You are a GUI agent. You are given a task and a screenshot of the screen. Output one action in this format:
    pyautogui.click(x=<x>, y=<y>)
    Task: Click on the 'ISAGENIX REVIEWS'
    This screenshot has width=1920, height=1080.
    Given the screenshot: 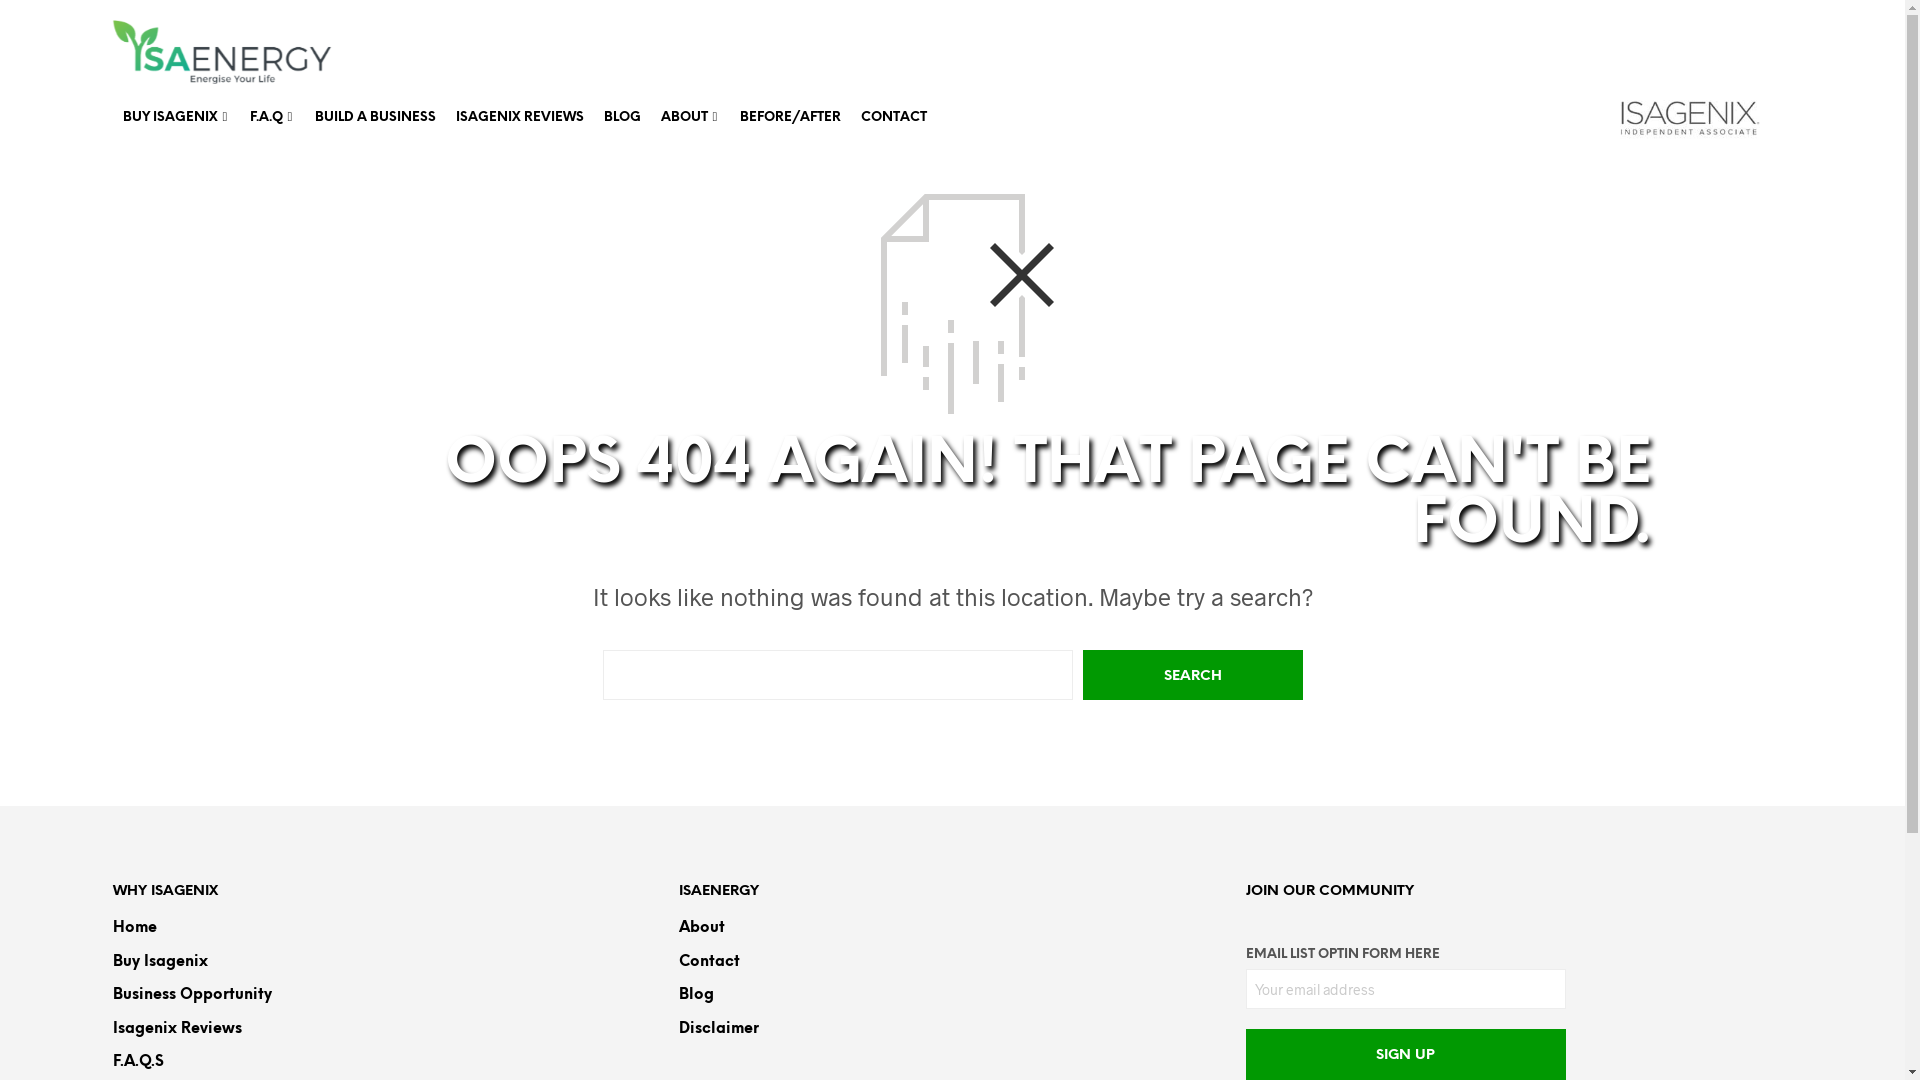 What is the action you would take?
    pyautogui.click(x=519, y=117)
    